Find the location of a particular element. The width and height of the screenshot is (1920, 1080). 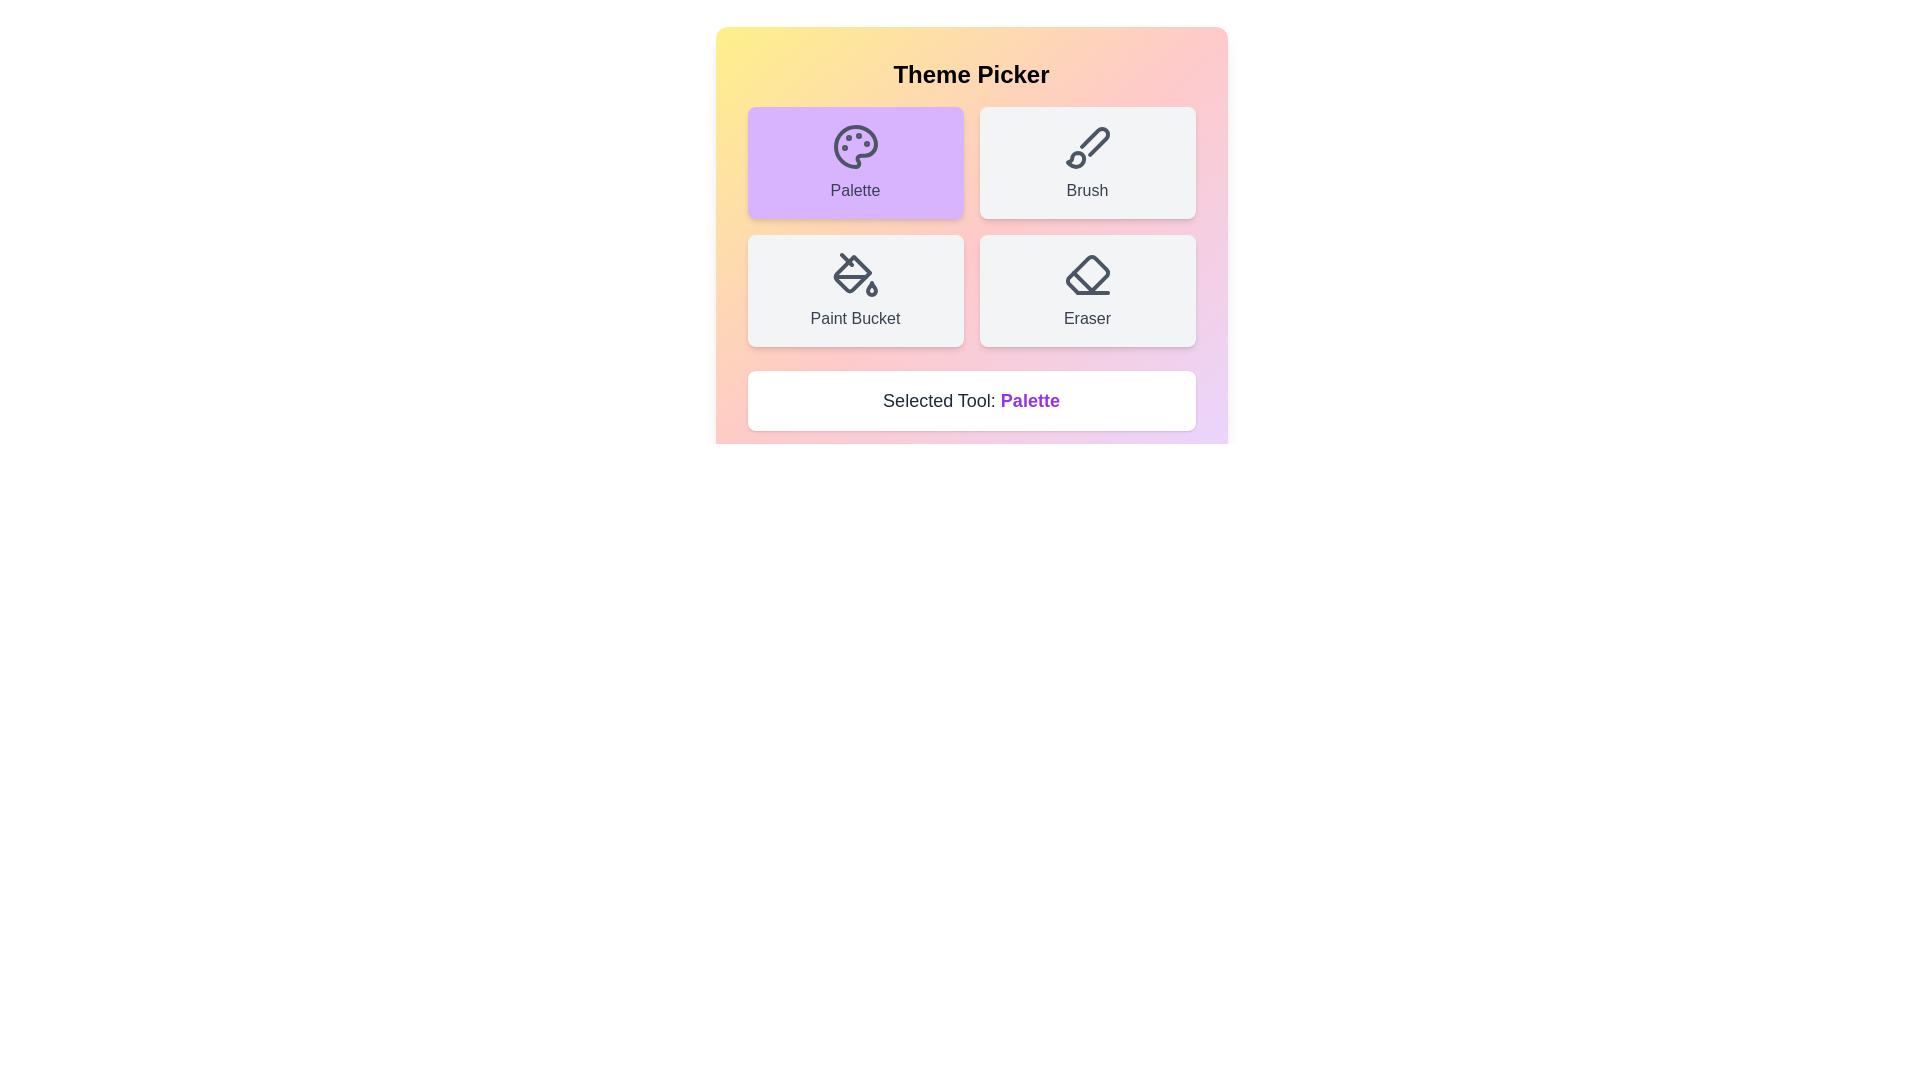

the text displaying the selected tool is located at coordinates (971, 401).